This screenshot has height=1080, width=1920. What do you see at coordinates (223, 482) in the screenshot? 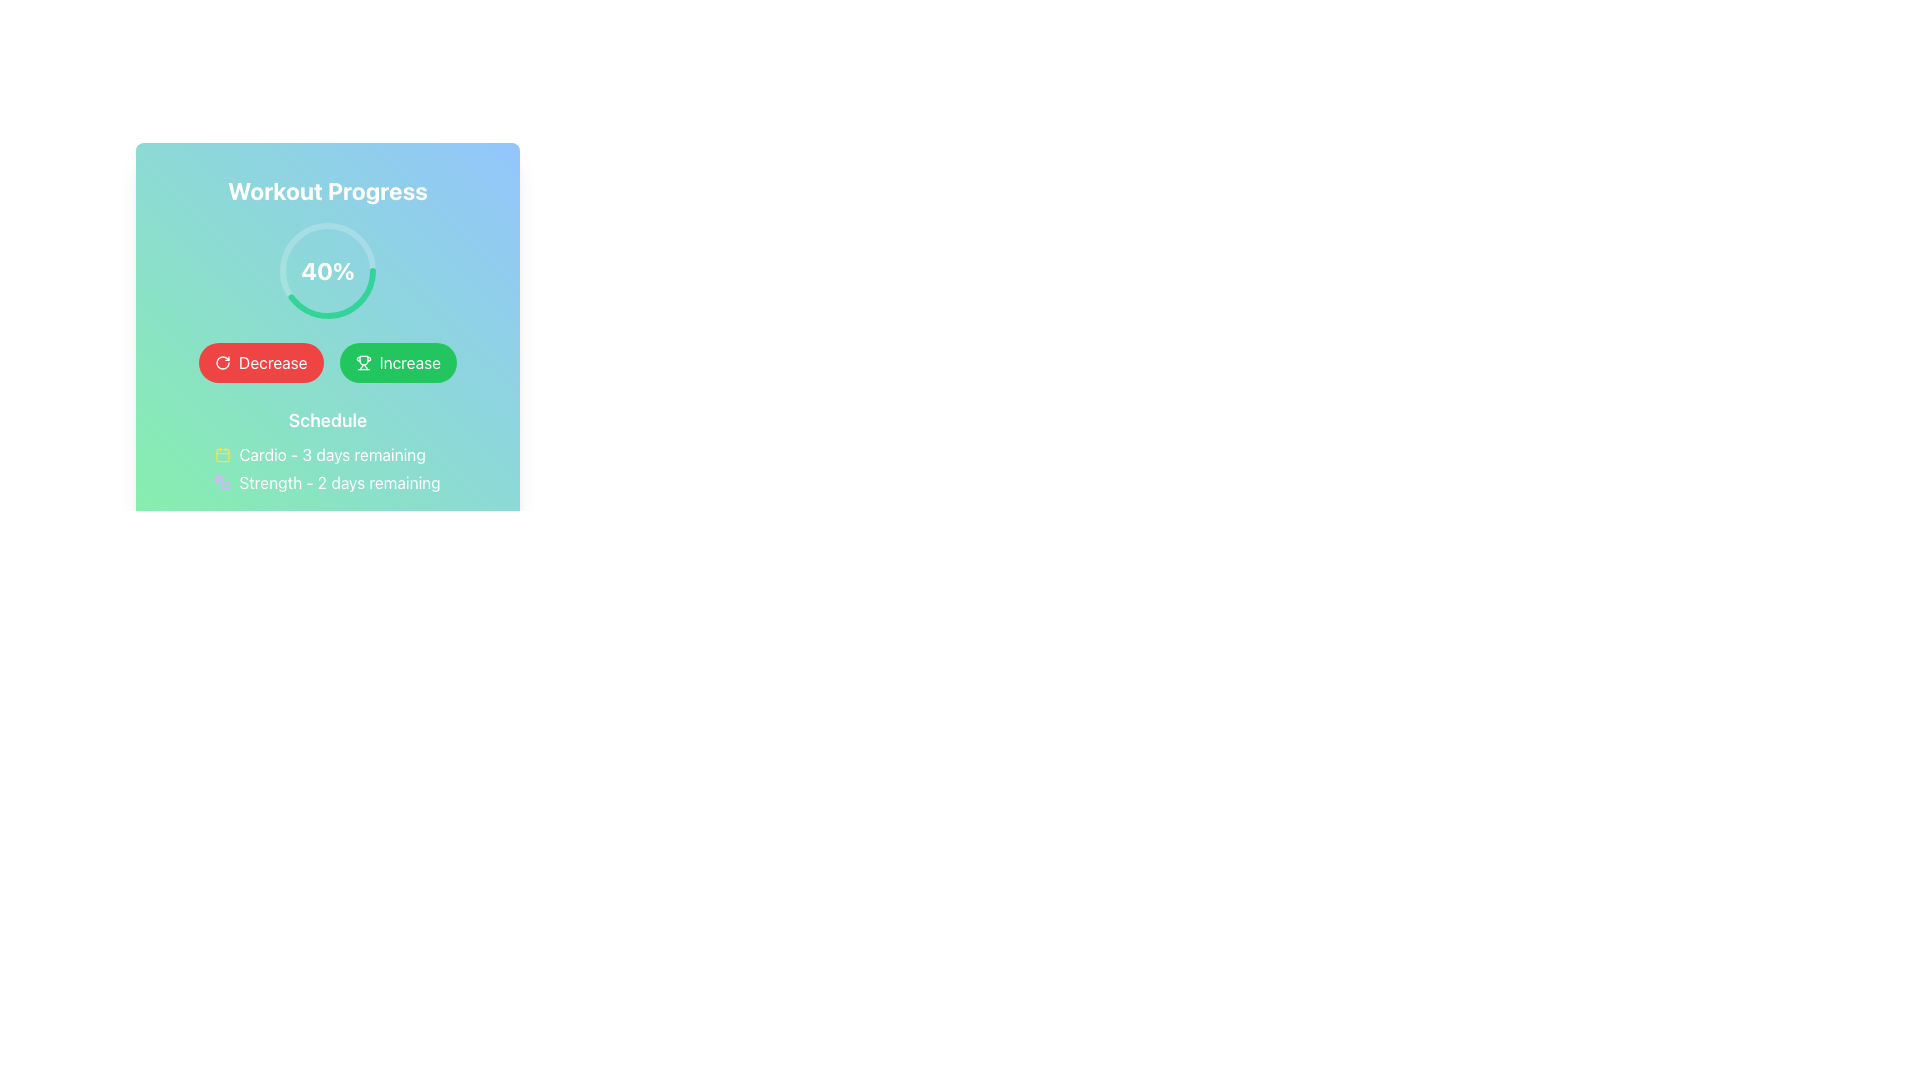
I see `the purple dumbbell icon located to the left of the text 'Strength - 2 days remaining' in the 'Schedule' section` at bounding box center [223, 482].